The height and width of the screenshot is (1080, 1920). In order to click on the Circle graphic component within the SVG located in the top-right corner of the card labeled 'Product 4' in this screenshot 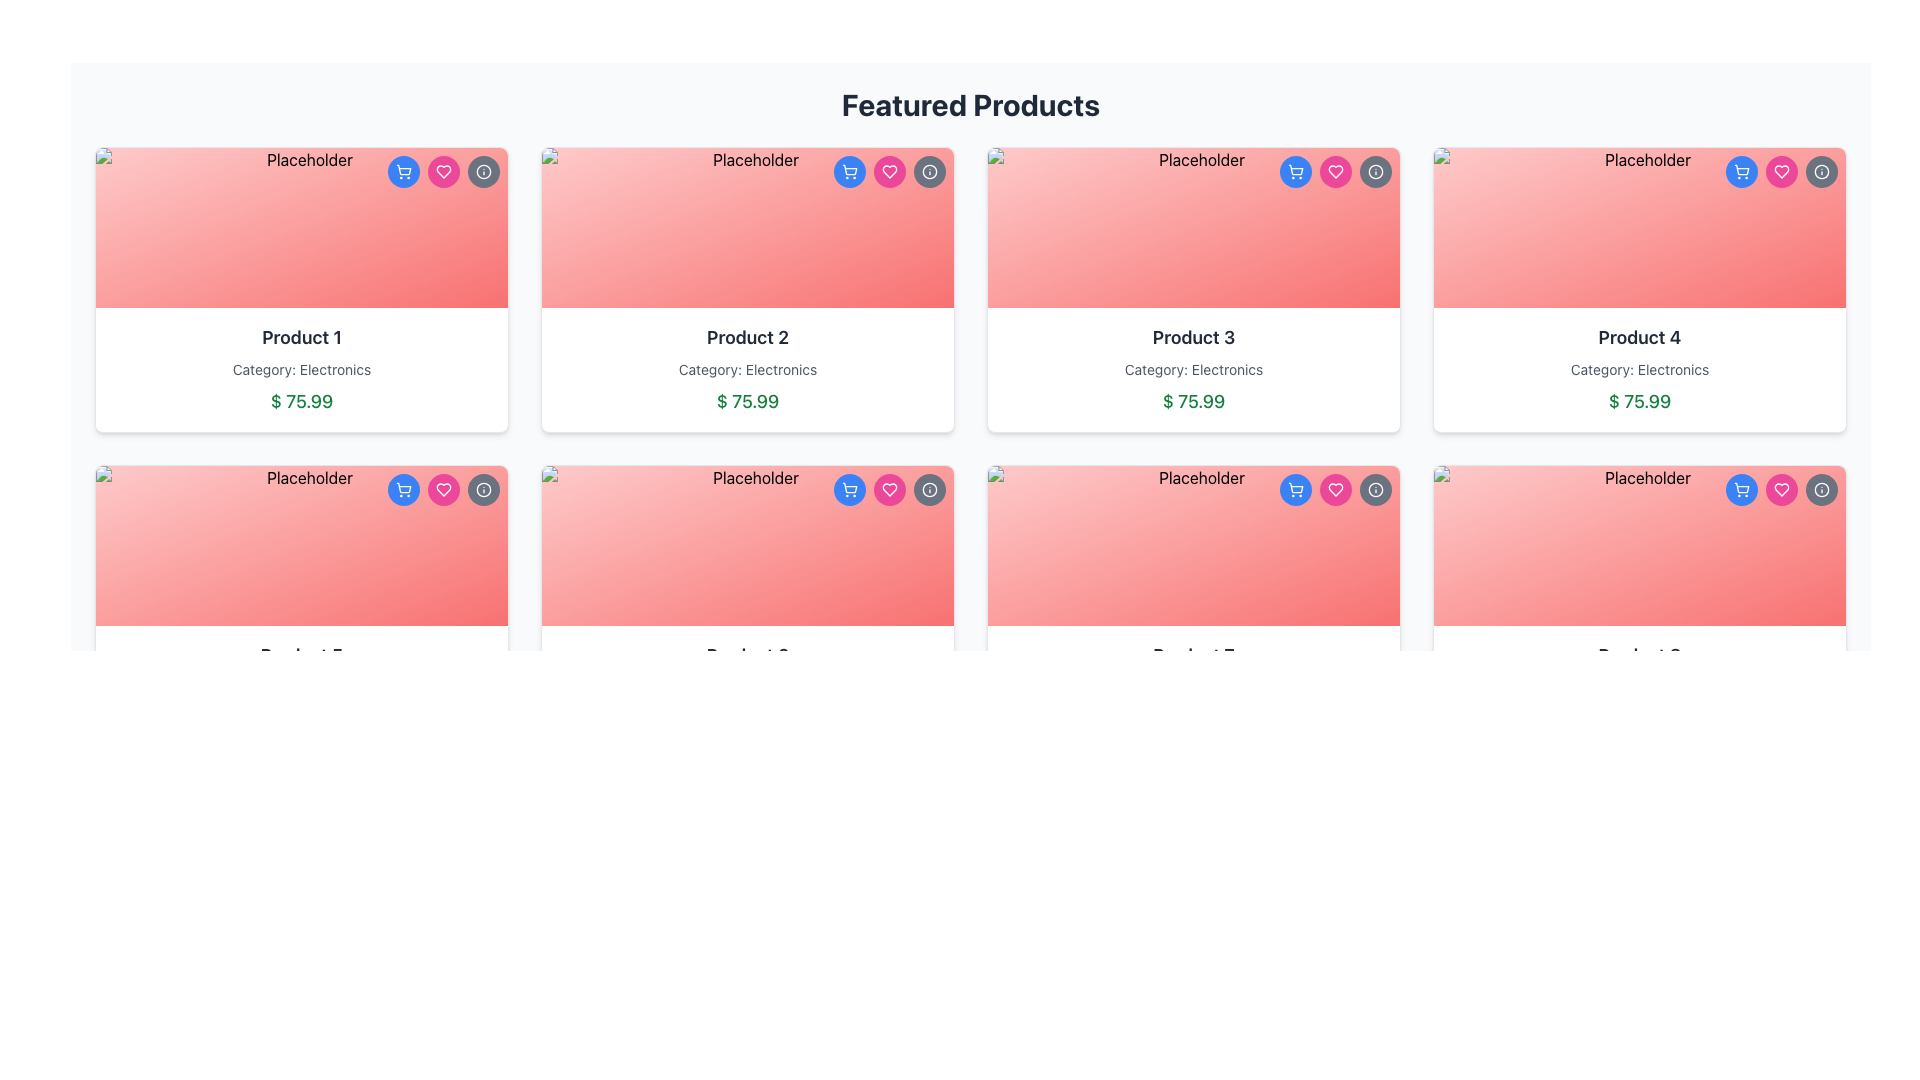, I will do `click(1822, 489)`.